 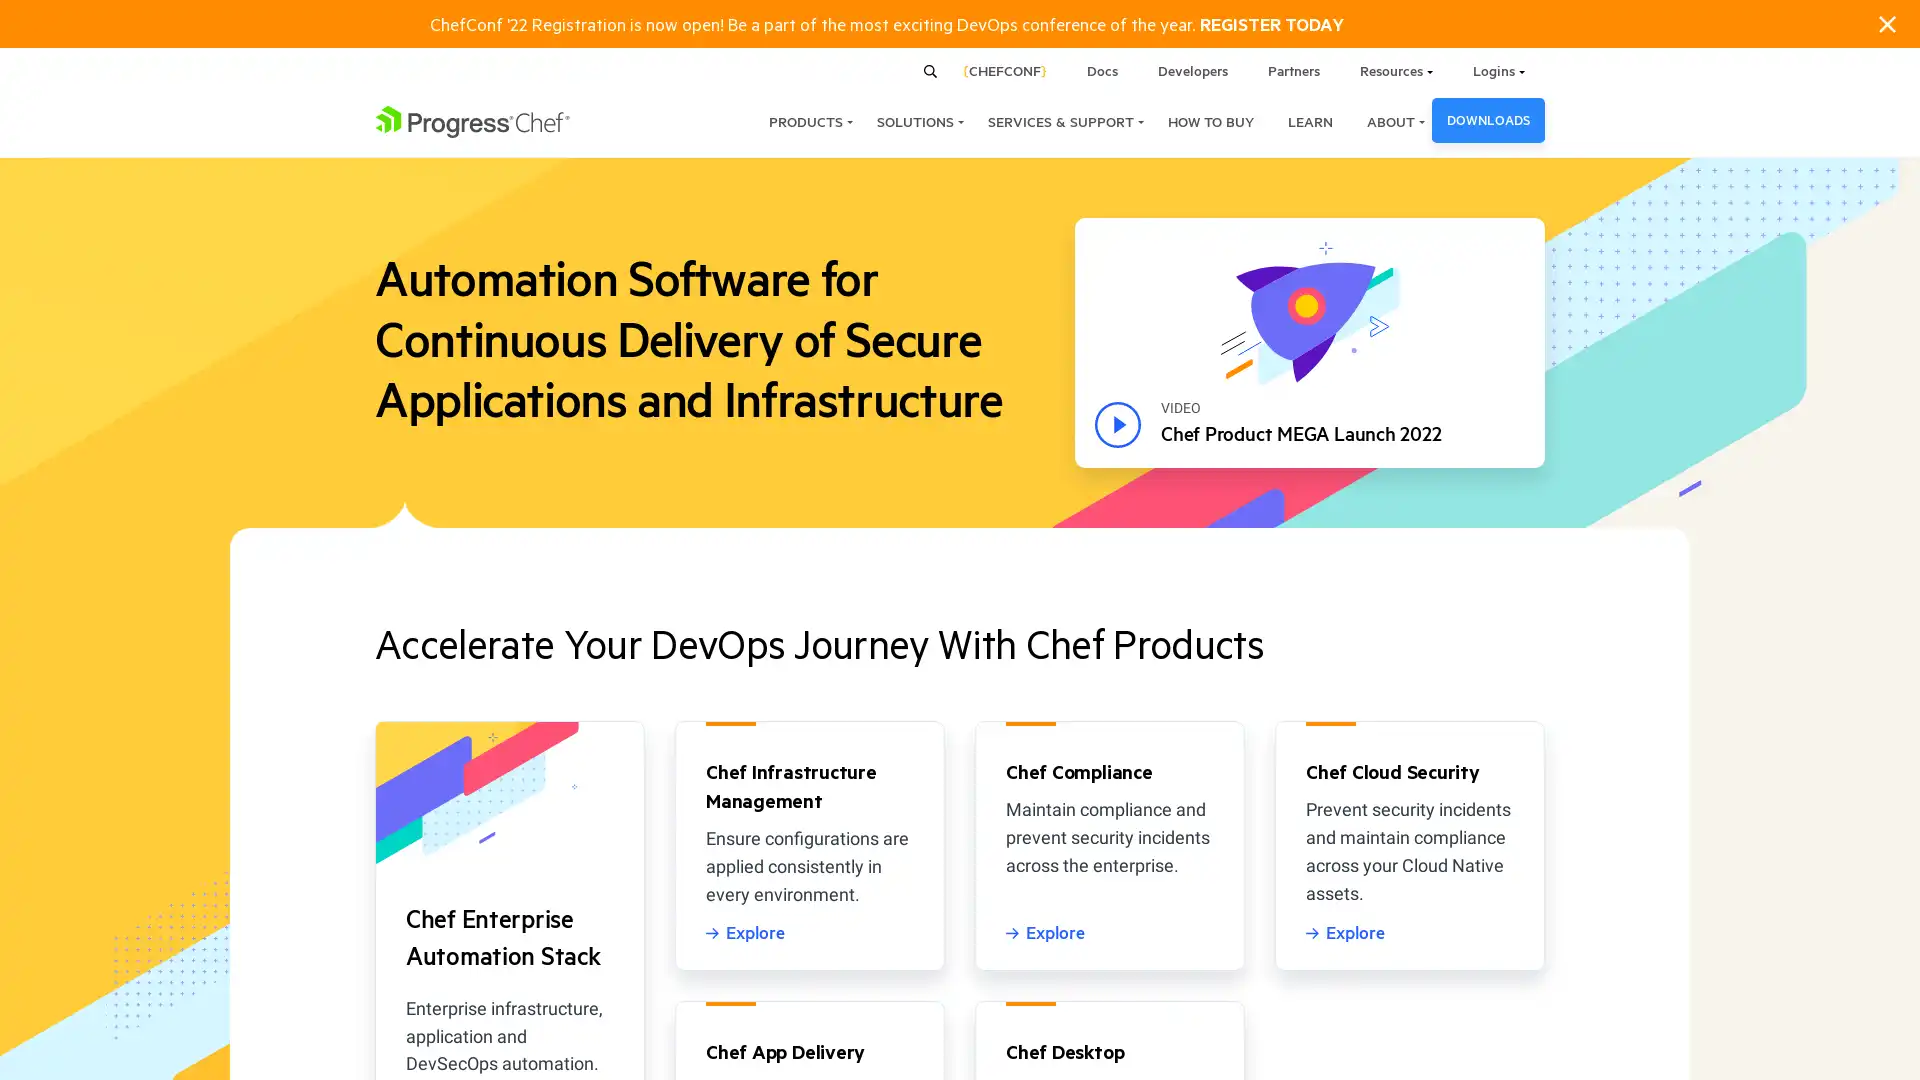 I want to click on SERVICES & SUPPORT, so click(x=1016, y=122).